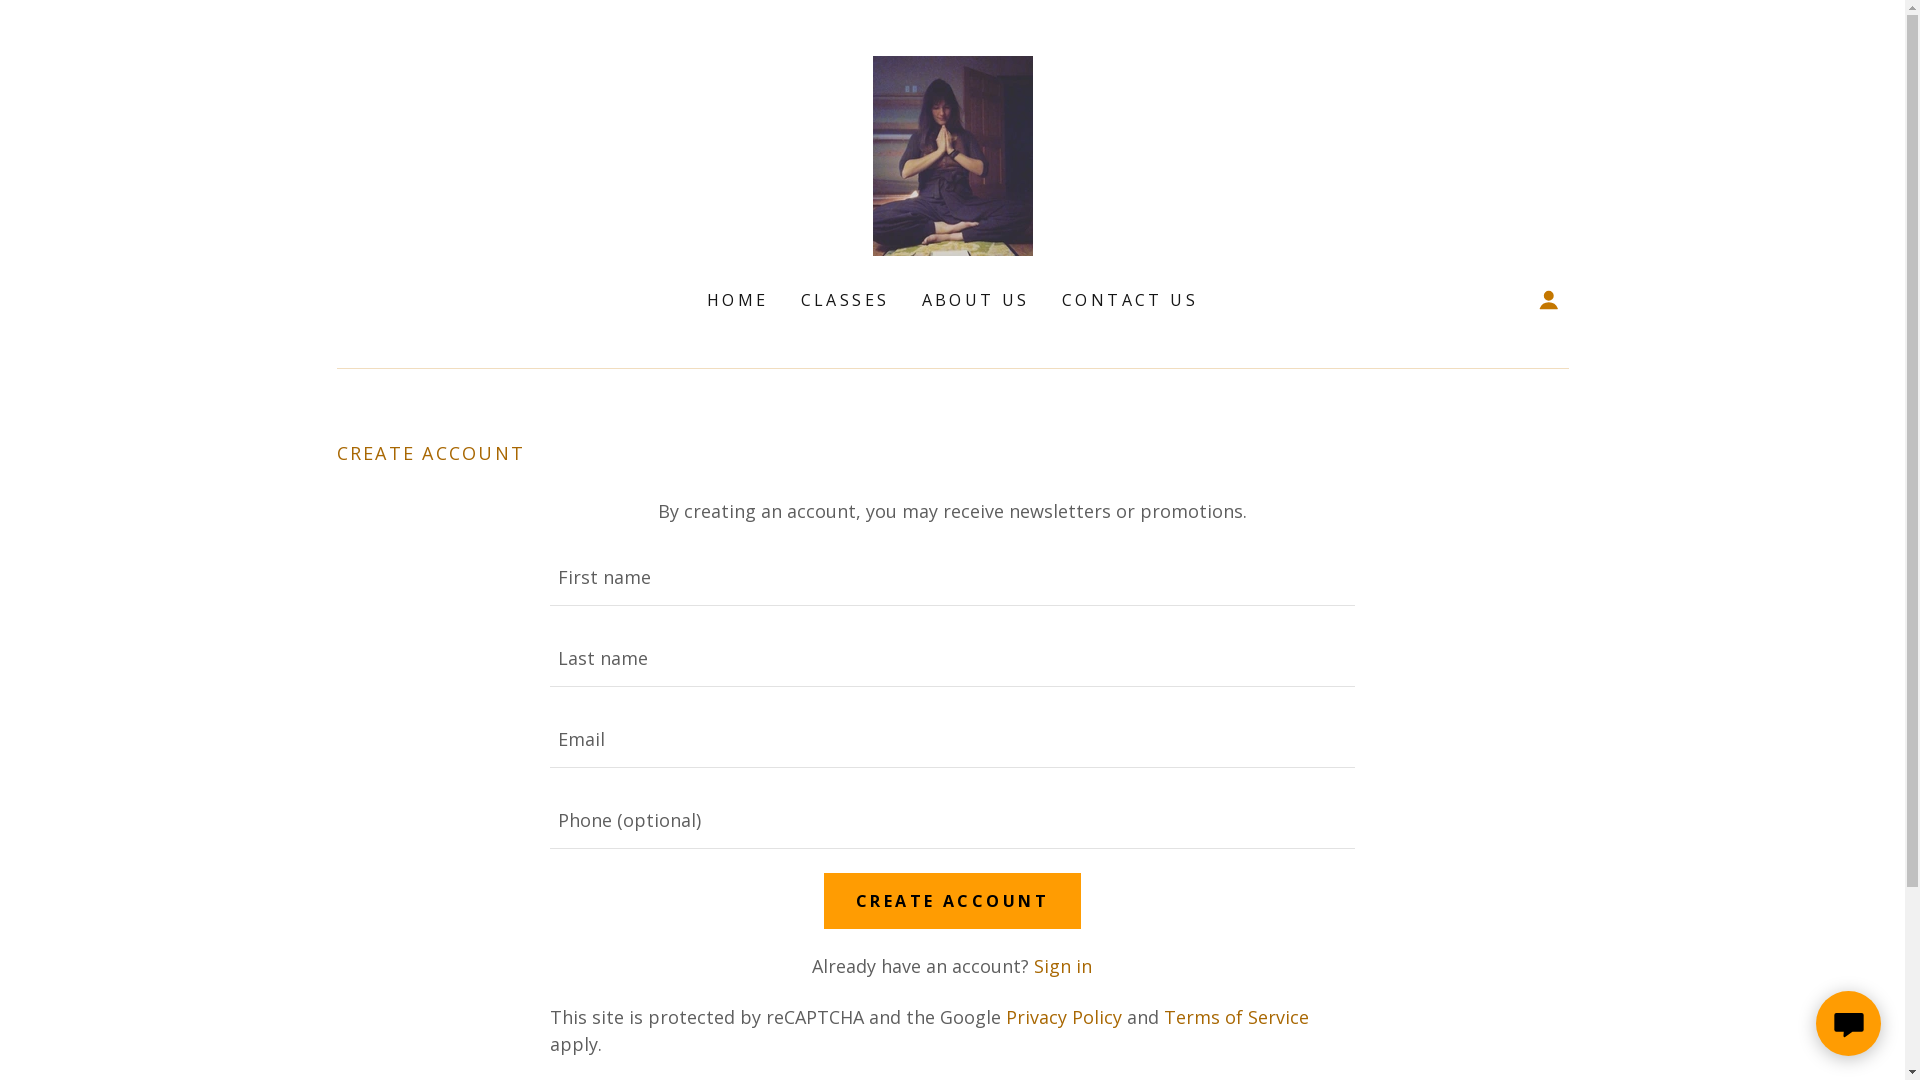 This screenshot has height=1080, width=1920. What do you see at coordinates (950, 153) in the screenshot?
I see `'AmberWatson'` at bounding box center [950, 153].